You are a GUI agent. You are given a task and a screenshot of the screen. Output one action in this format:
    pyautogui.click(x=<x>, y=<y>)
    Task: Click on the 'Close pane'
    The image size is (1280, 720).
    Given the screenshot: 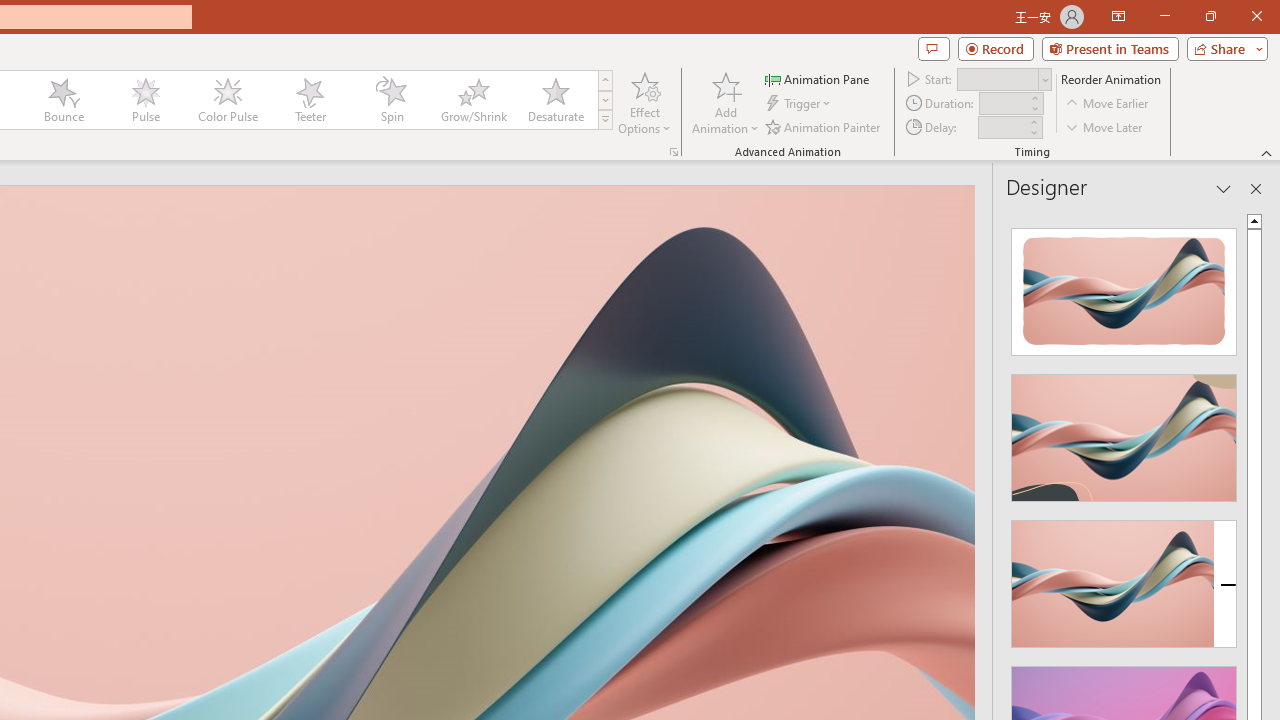 What is the action you would take?
    pyautogui.click(x=1255, y=189)
    